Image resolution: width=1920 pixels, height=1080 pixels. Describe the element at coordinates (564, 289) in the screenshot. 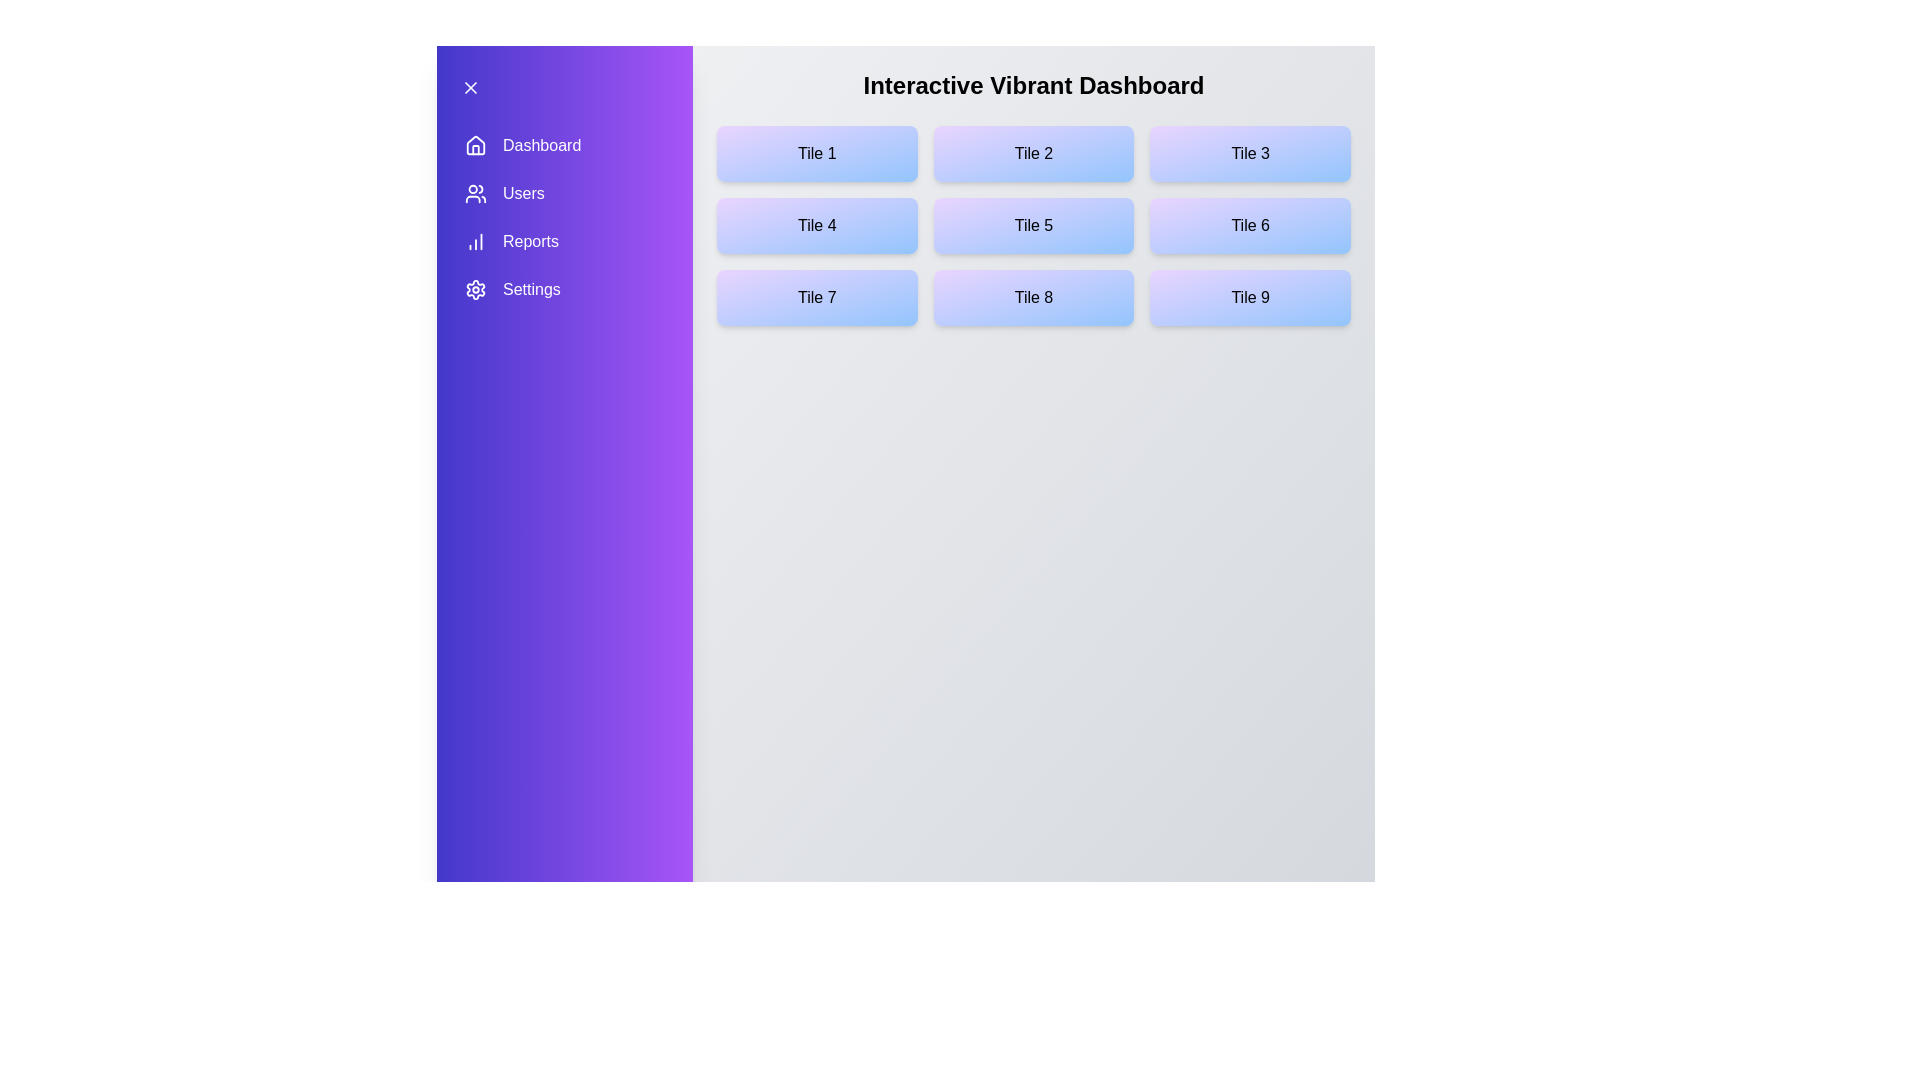

I see `the menu item Settings to navigate` at that location.